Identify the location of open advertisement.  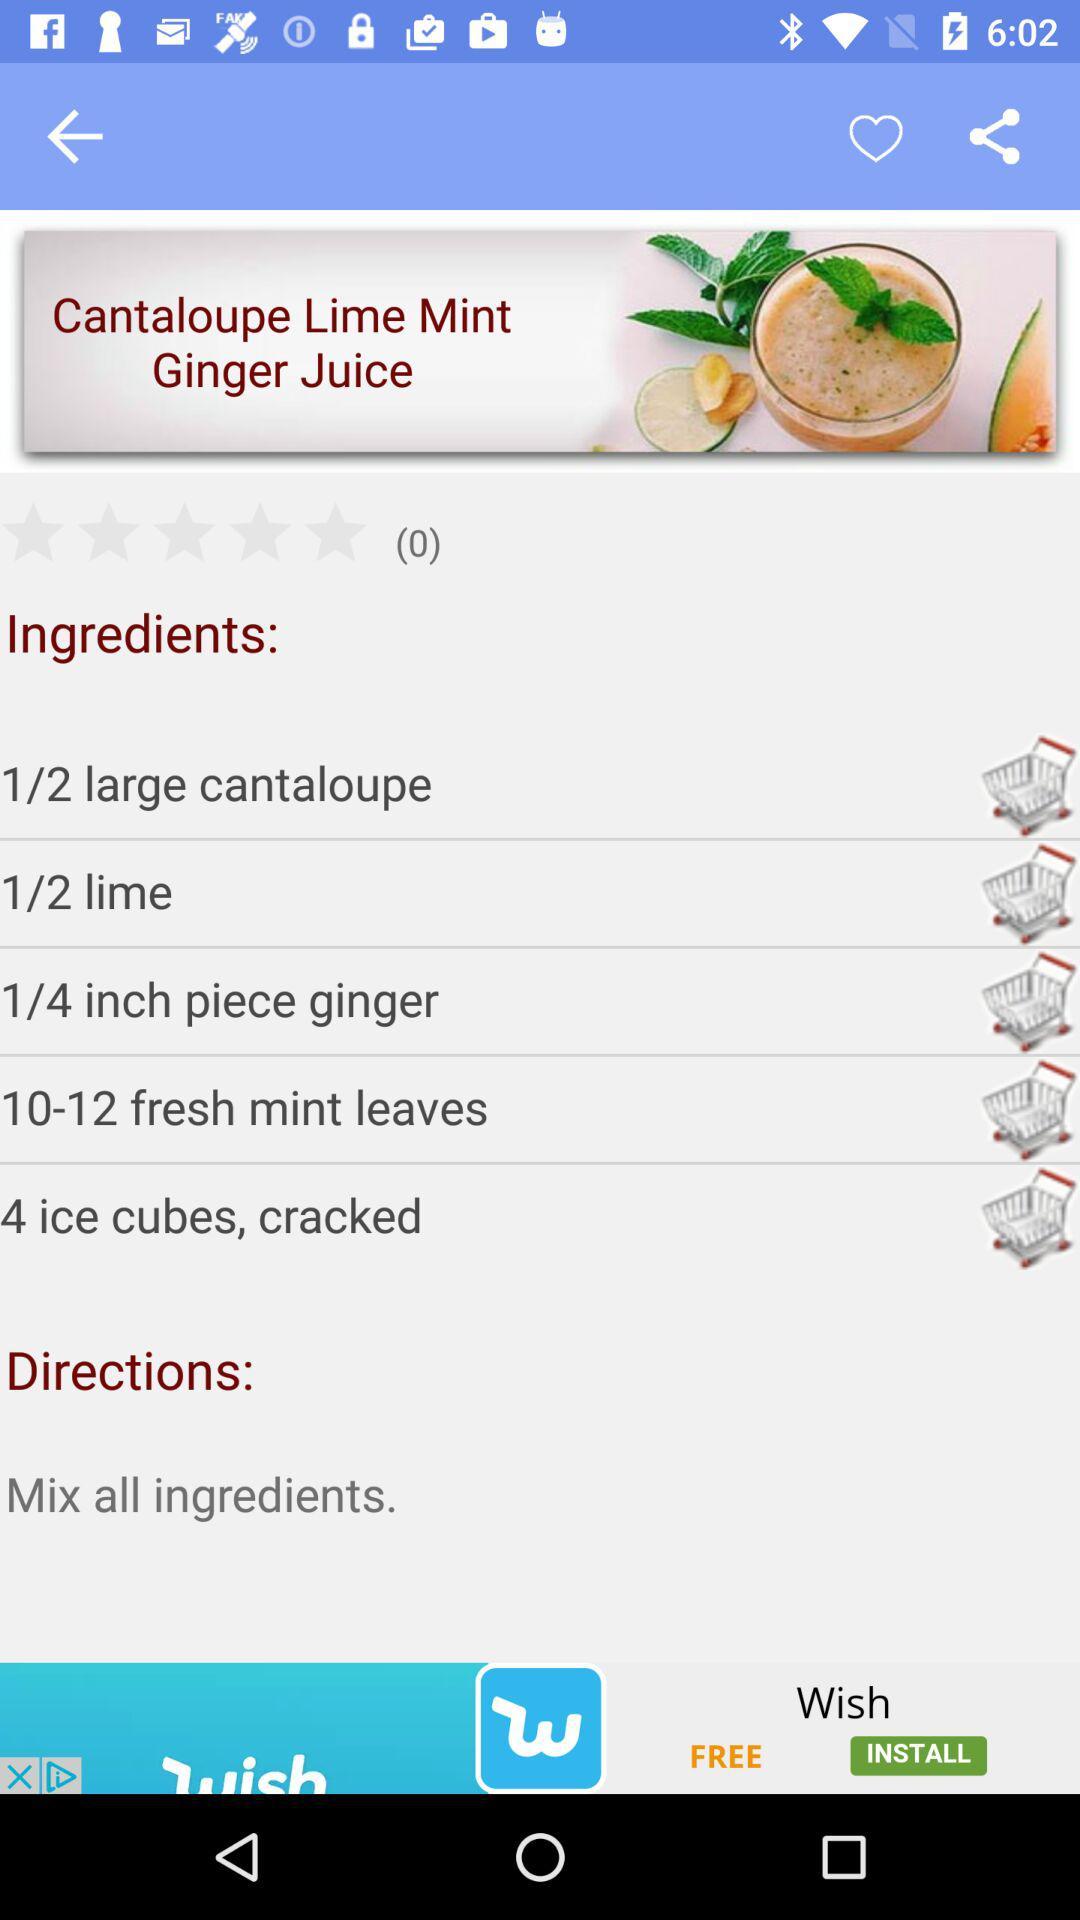
(540, 1727).